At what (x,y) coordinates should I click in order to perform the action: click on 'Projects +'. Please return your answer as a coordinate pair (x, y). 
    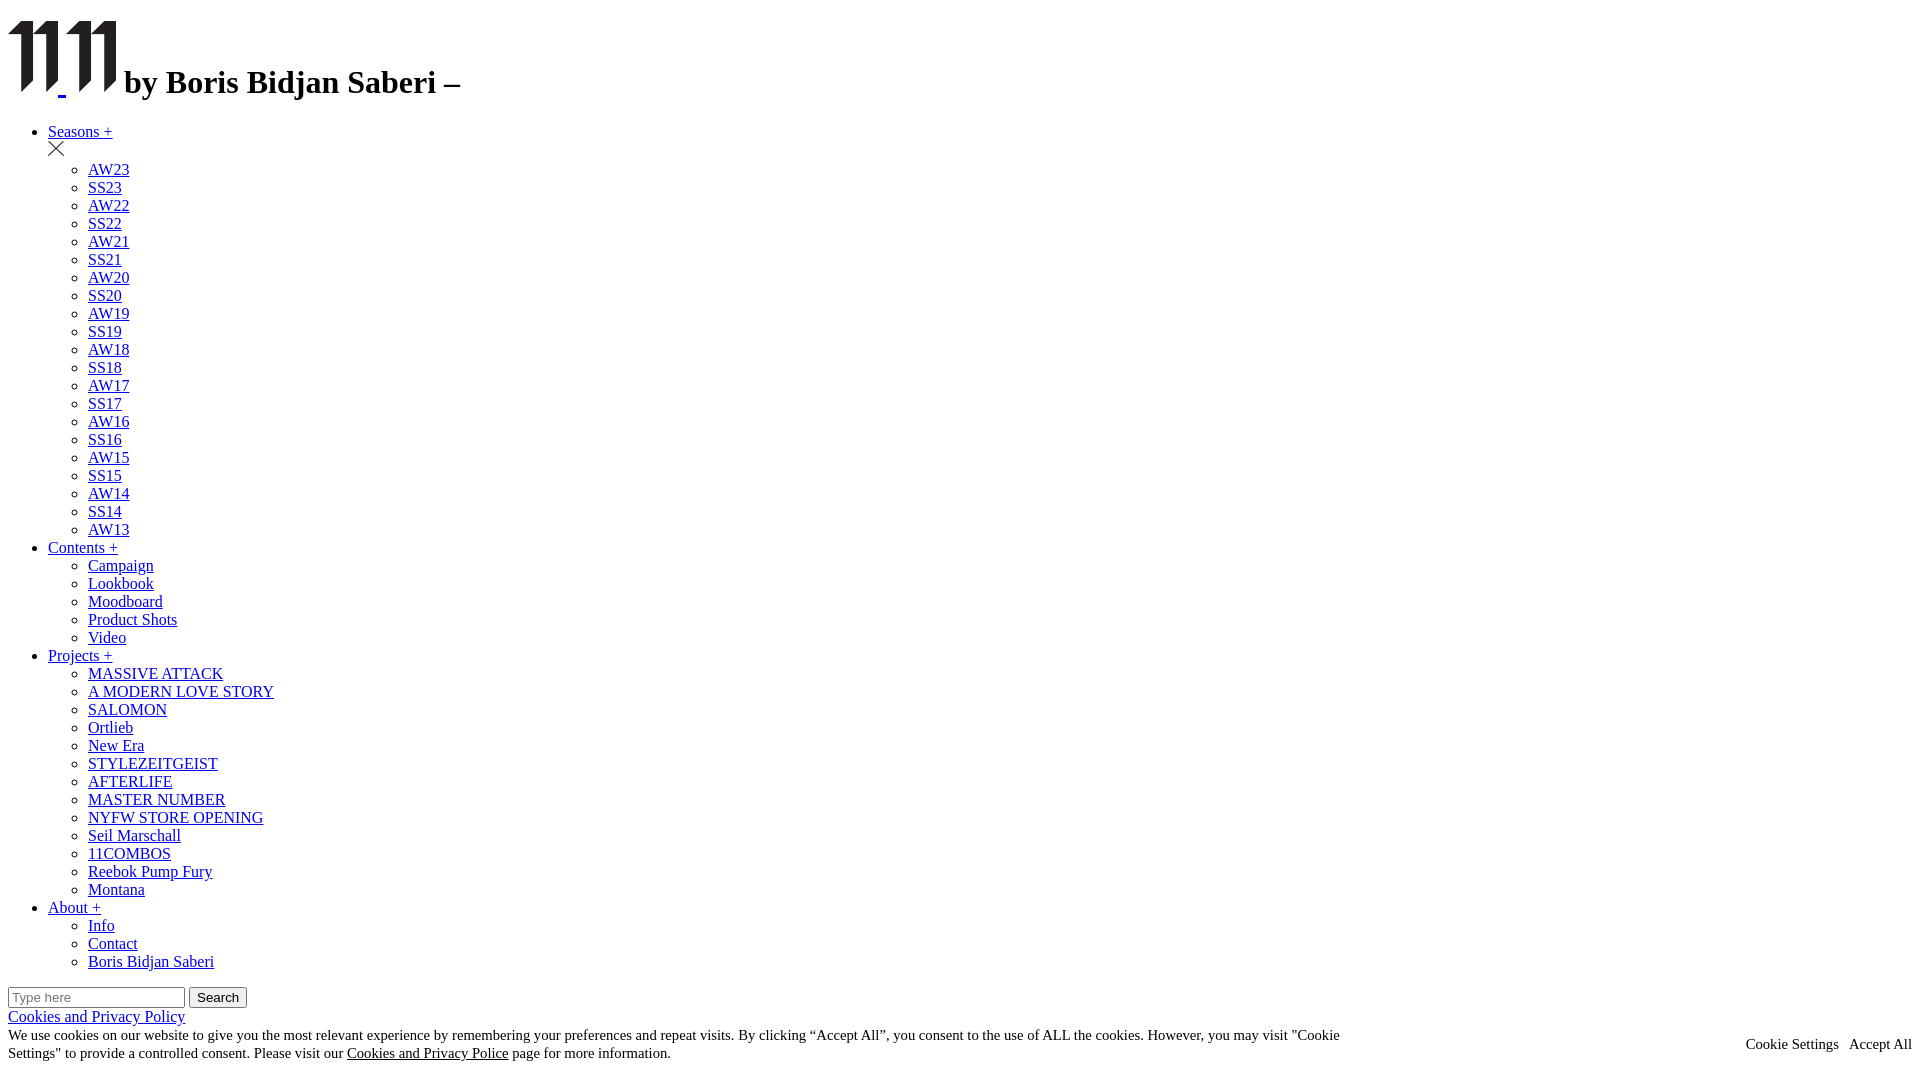
    Looking at the image, I should click on (80, 655).